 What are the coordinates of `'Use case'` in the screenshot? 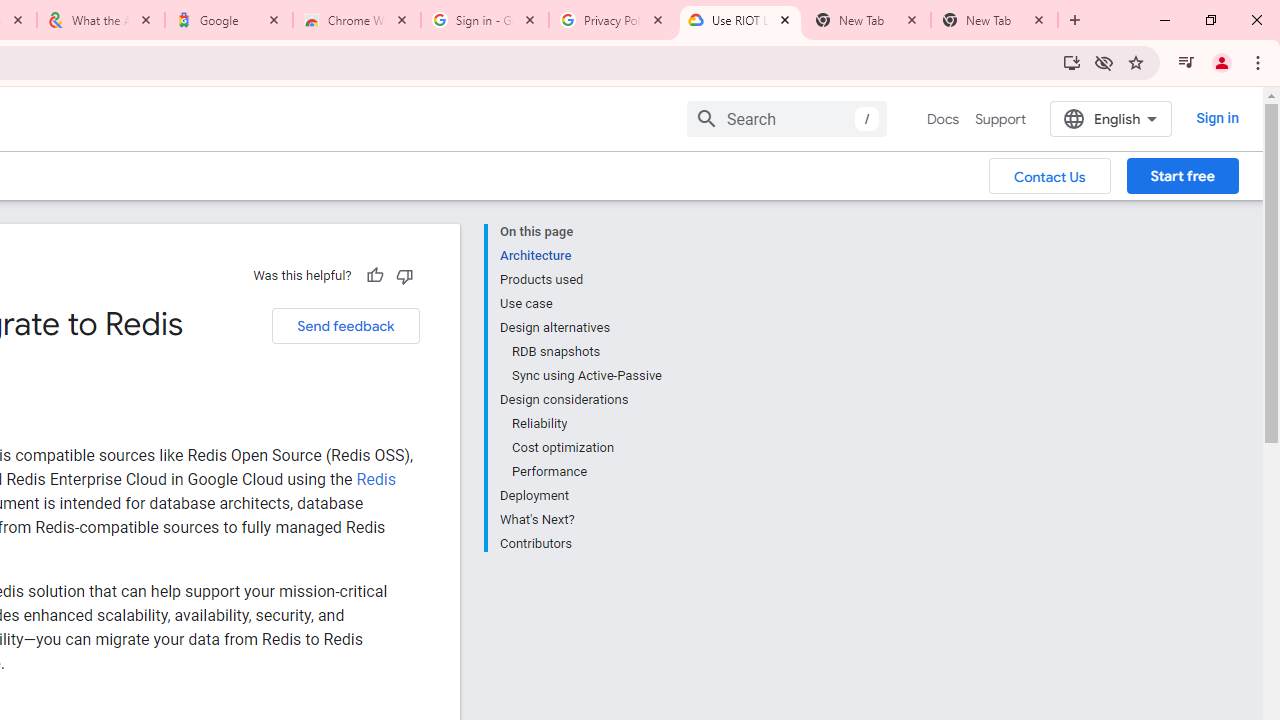 It's located at (579, 304).